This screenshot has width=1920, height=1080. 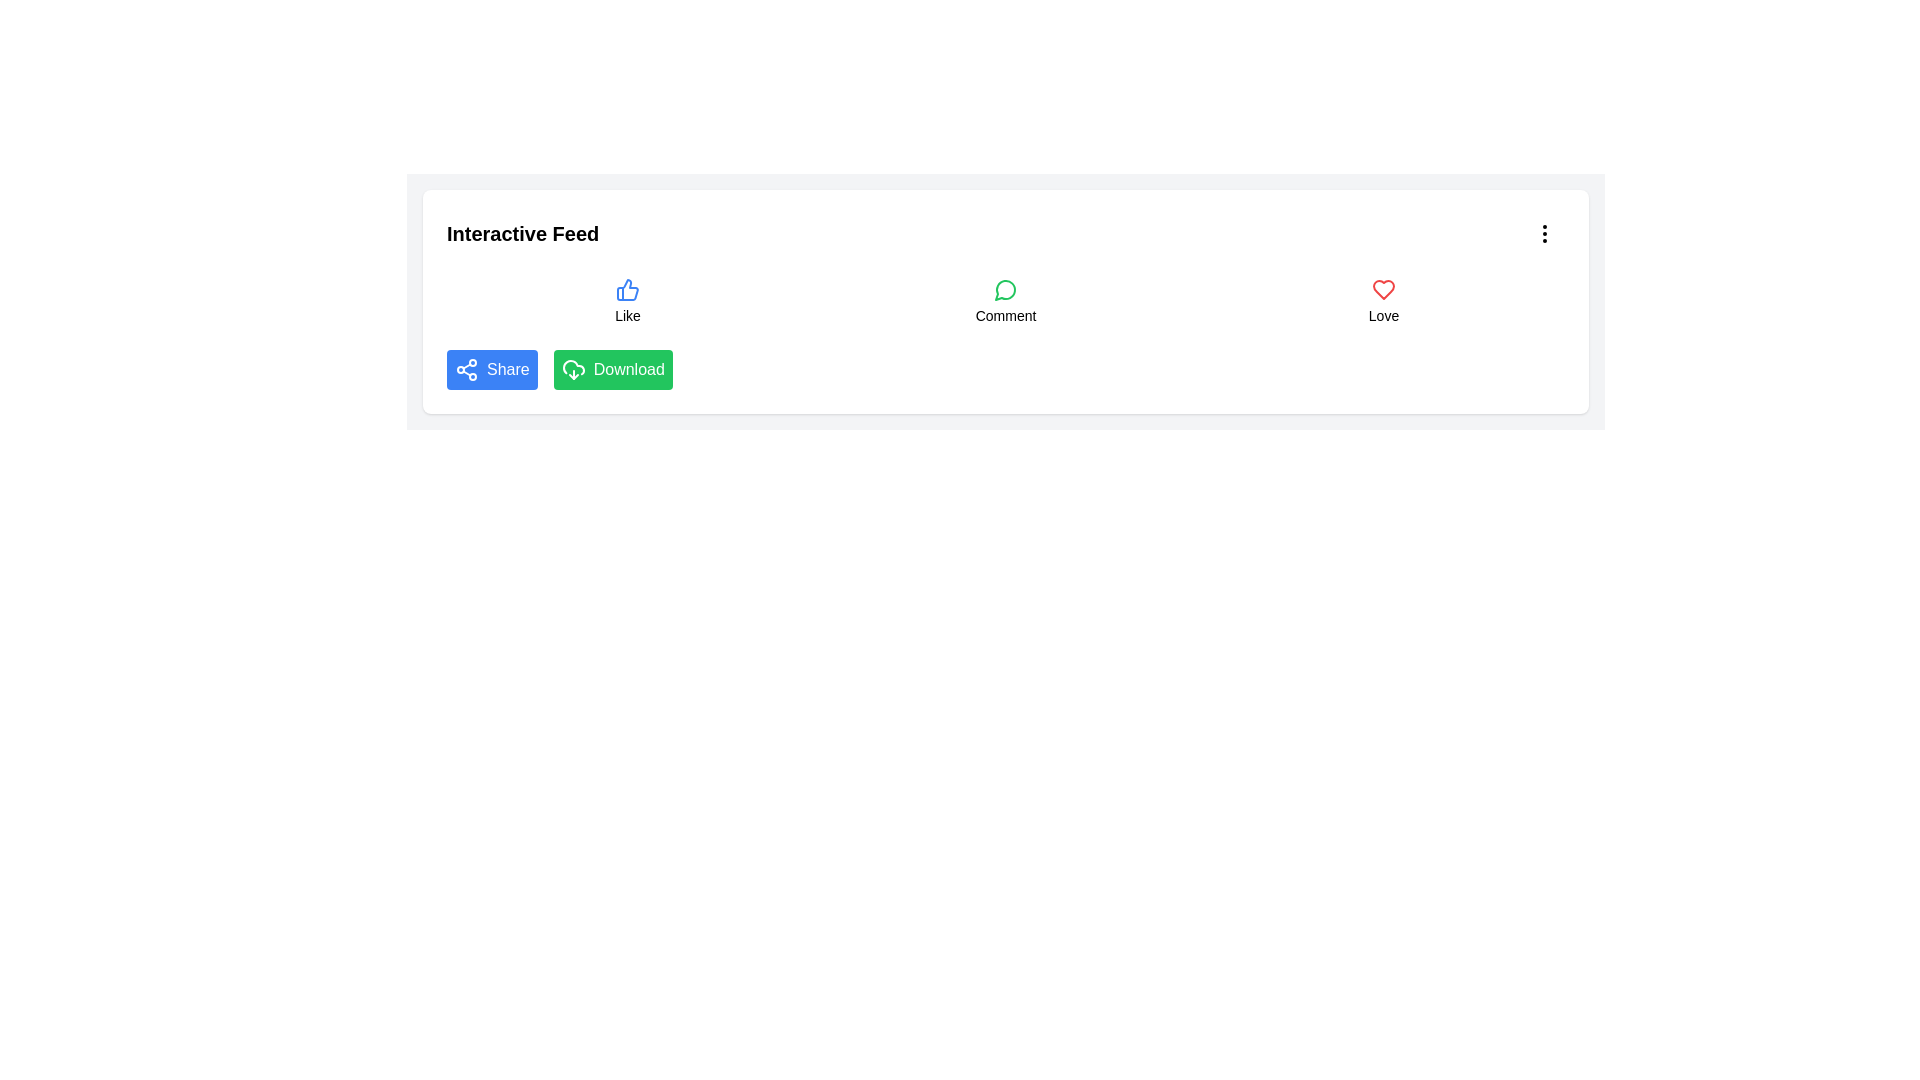 What do you see at coordinates (1005, 290) in the screenshot?
I see `the green speech bubble icon button located below the 'Interactive Feed' label using keyboard navigation` at bounding box center [1005, 290].